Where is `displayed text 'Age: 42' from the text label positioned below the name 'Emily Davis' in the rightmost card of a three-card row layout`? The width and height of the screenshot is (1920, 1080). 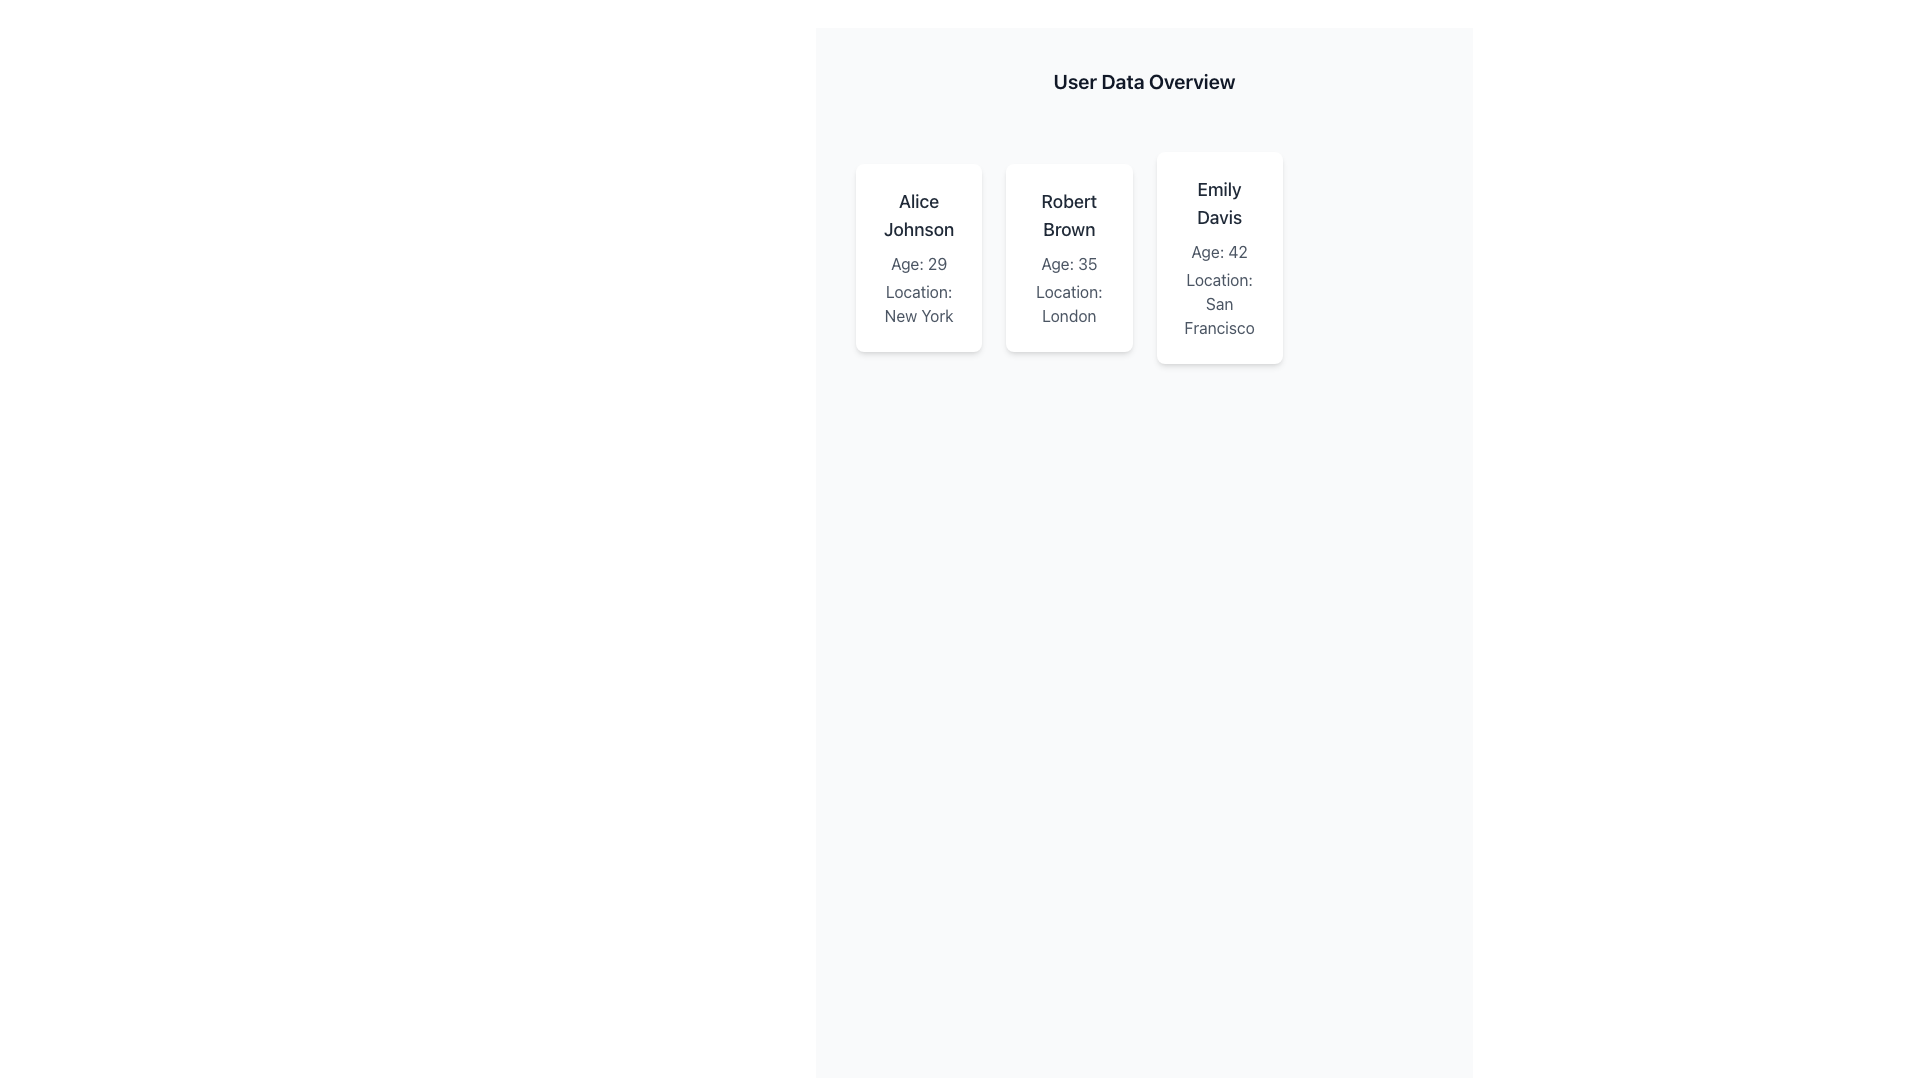 displayed text 'Age: 42' from the text label positioned below the name 'Emily Davis' in the rightmost card of a three-card row layout is located at coordinates (1218, 250).